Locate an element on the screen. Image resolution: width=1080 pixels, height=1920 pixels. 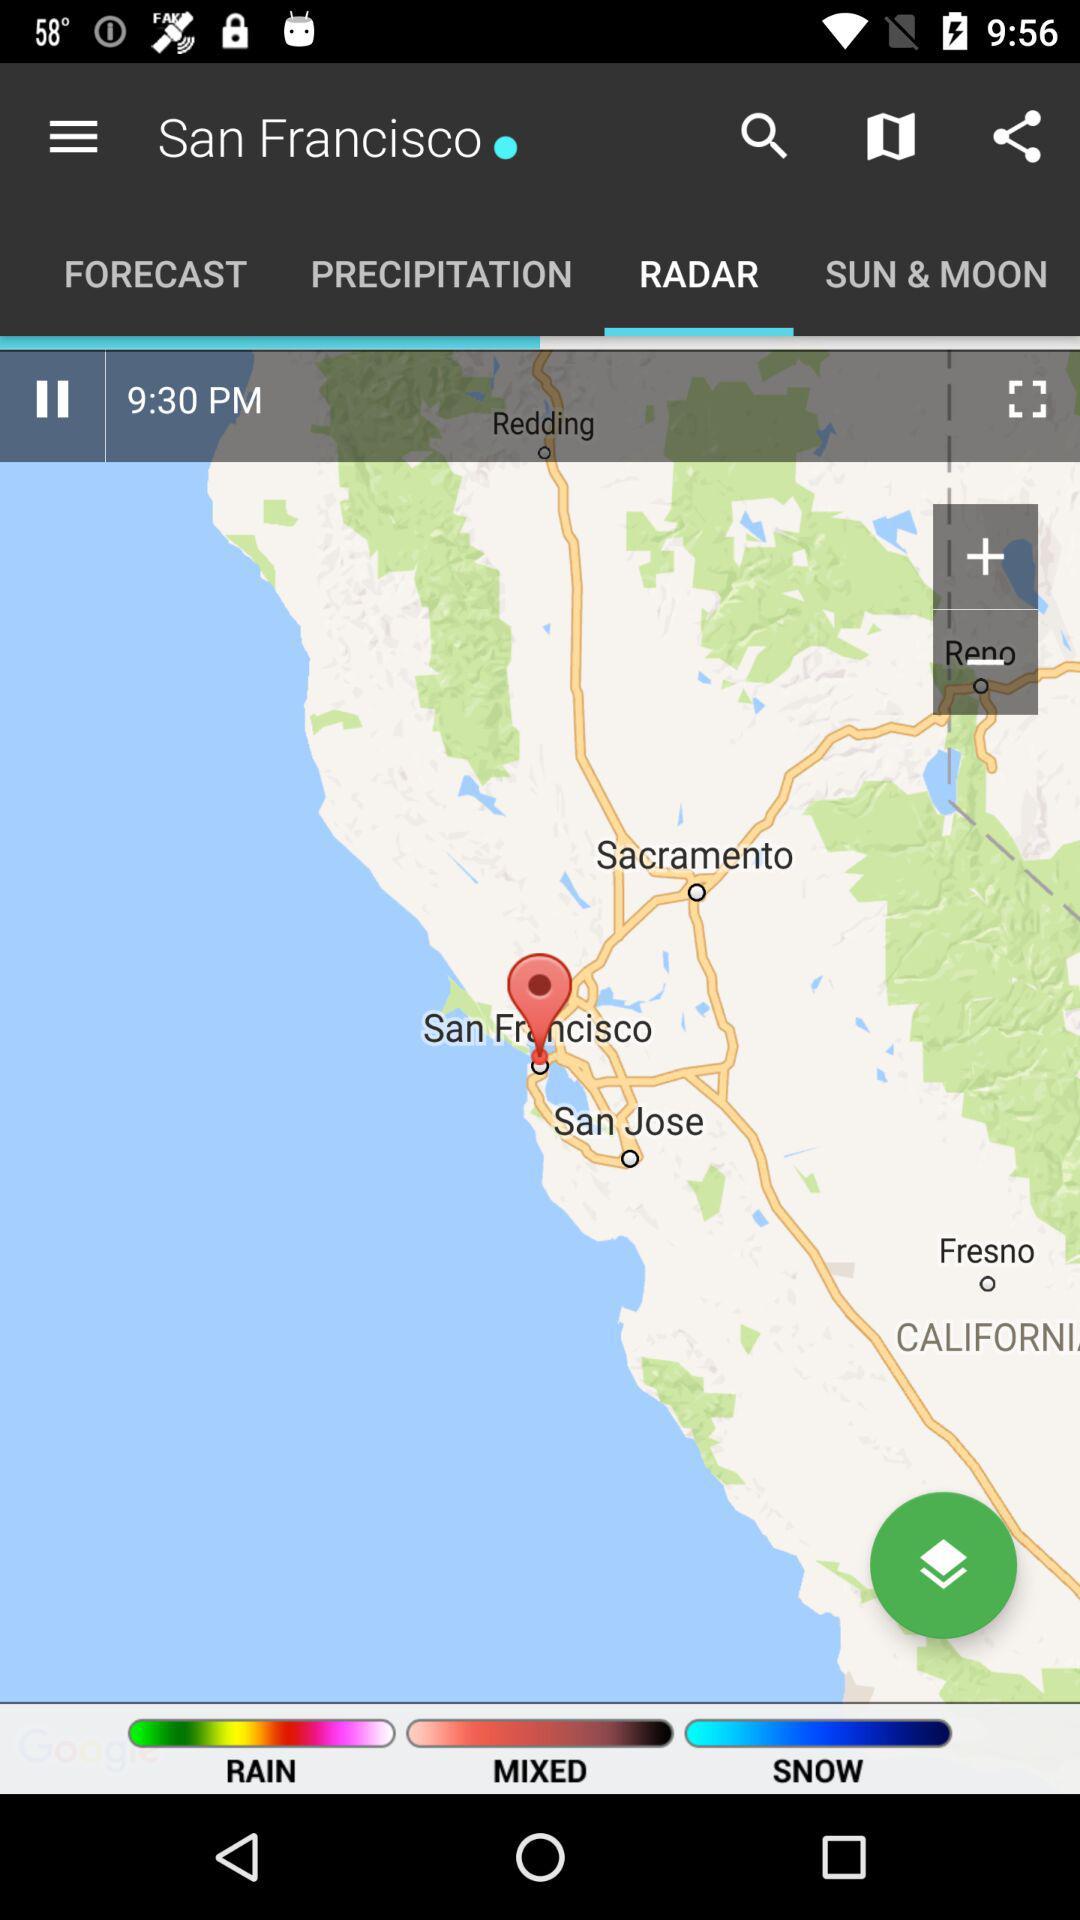
the minus icon is located at coordinates (984, 662).